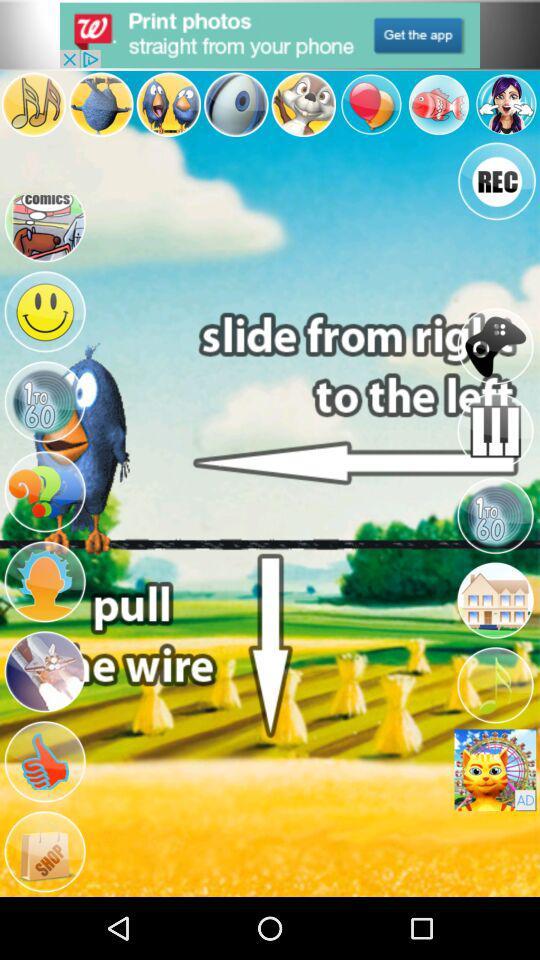  Describe the element at coordinates (44, 834) in the screenshot. I see `the thumbs_up icon` at that location.